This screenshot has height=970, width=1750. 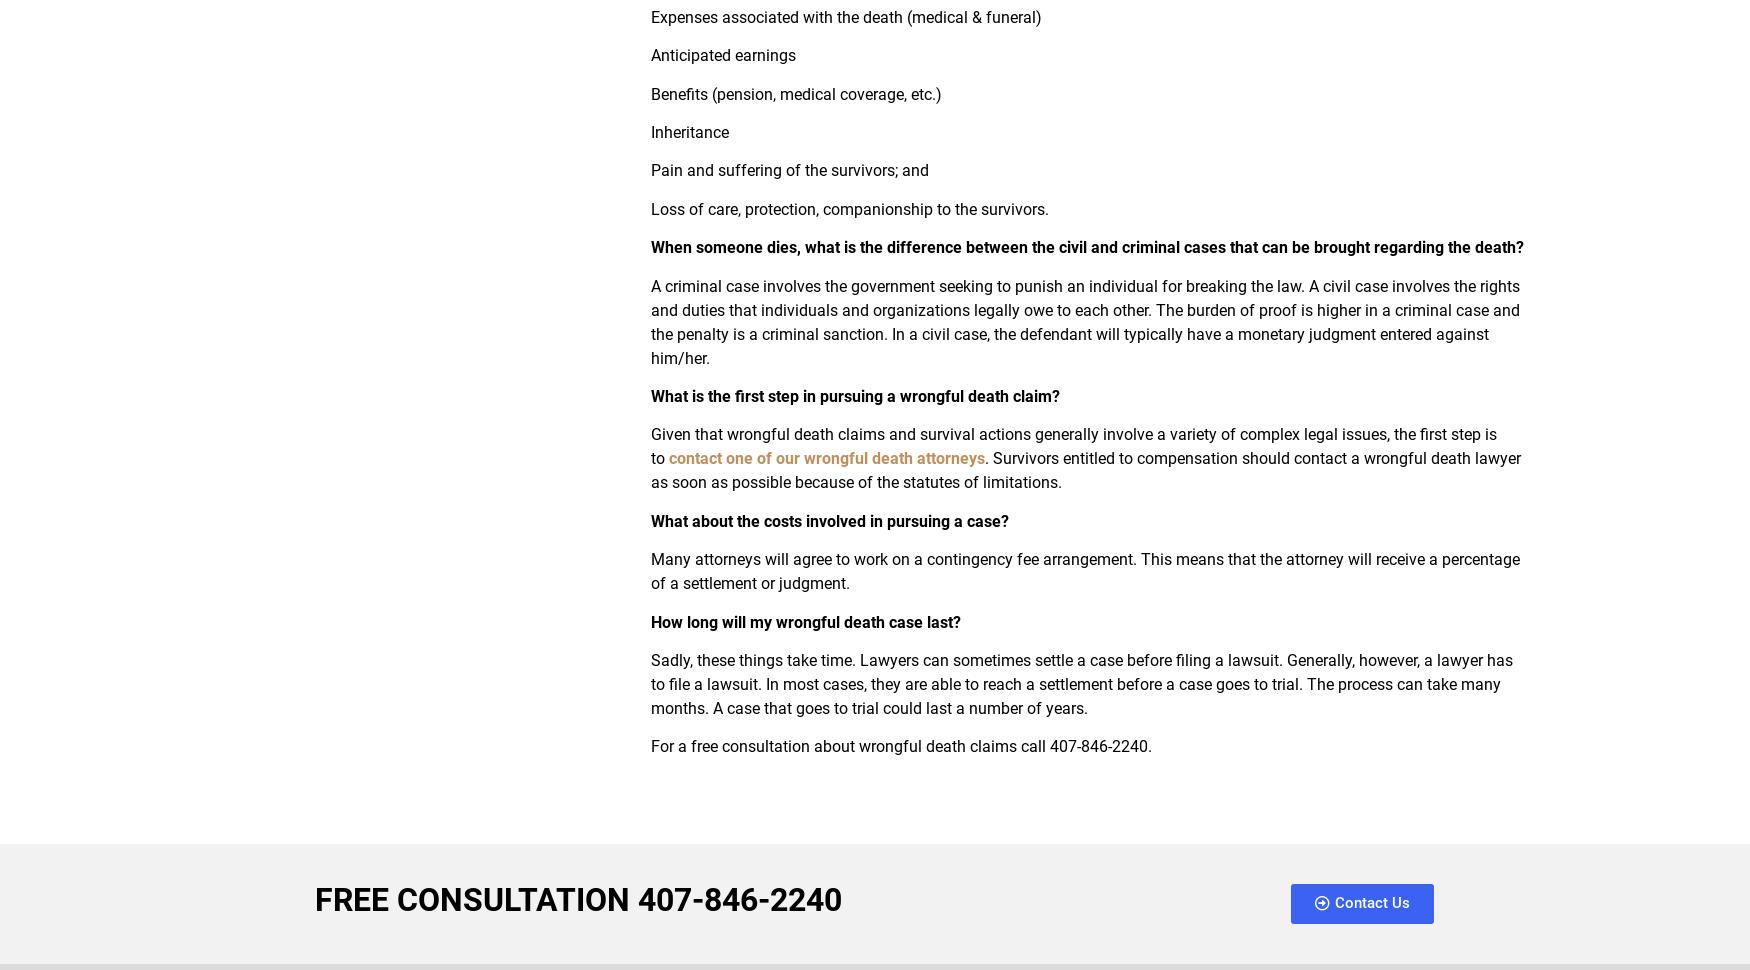 What do you see at coordinates (1084, 321) in the screenshot?
I see `'A criminal case involves the government seeking to punish an individual for breaking the law. A civil case involves the rights and duties that individuals and organizations legally owe to each other. The burden of proof is higher in a criminal case and the penalty is a criminal sanction. In a civil case, the defendant will typically have a monetary judgment entered against him/her.'` at bounding box center [1084, 321].